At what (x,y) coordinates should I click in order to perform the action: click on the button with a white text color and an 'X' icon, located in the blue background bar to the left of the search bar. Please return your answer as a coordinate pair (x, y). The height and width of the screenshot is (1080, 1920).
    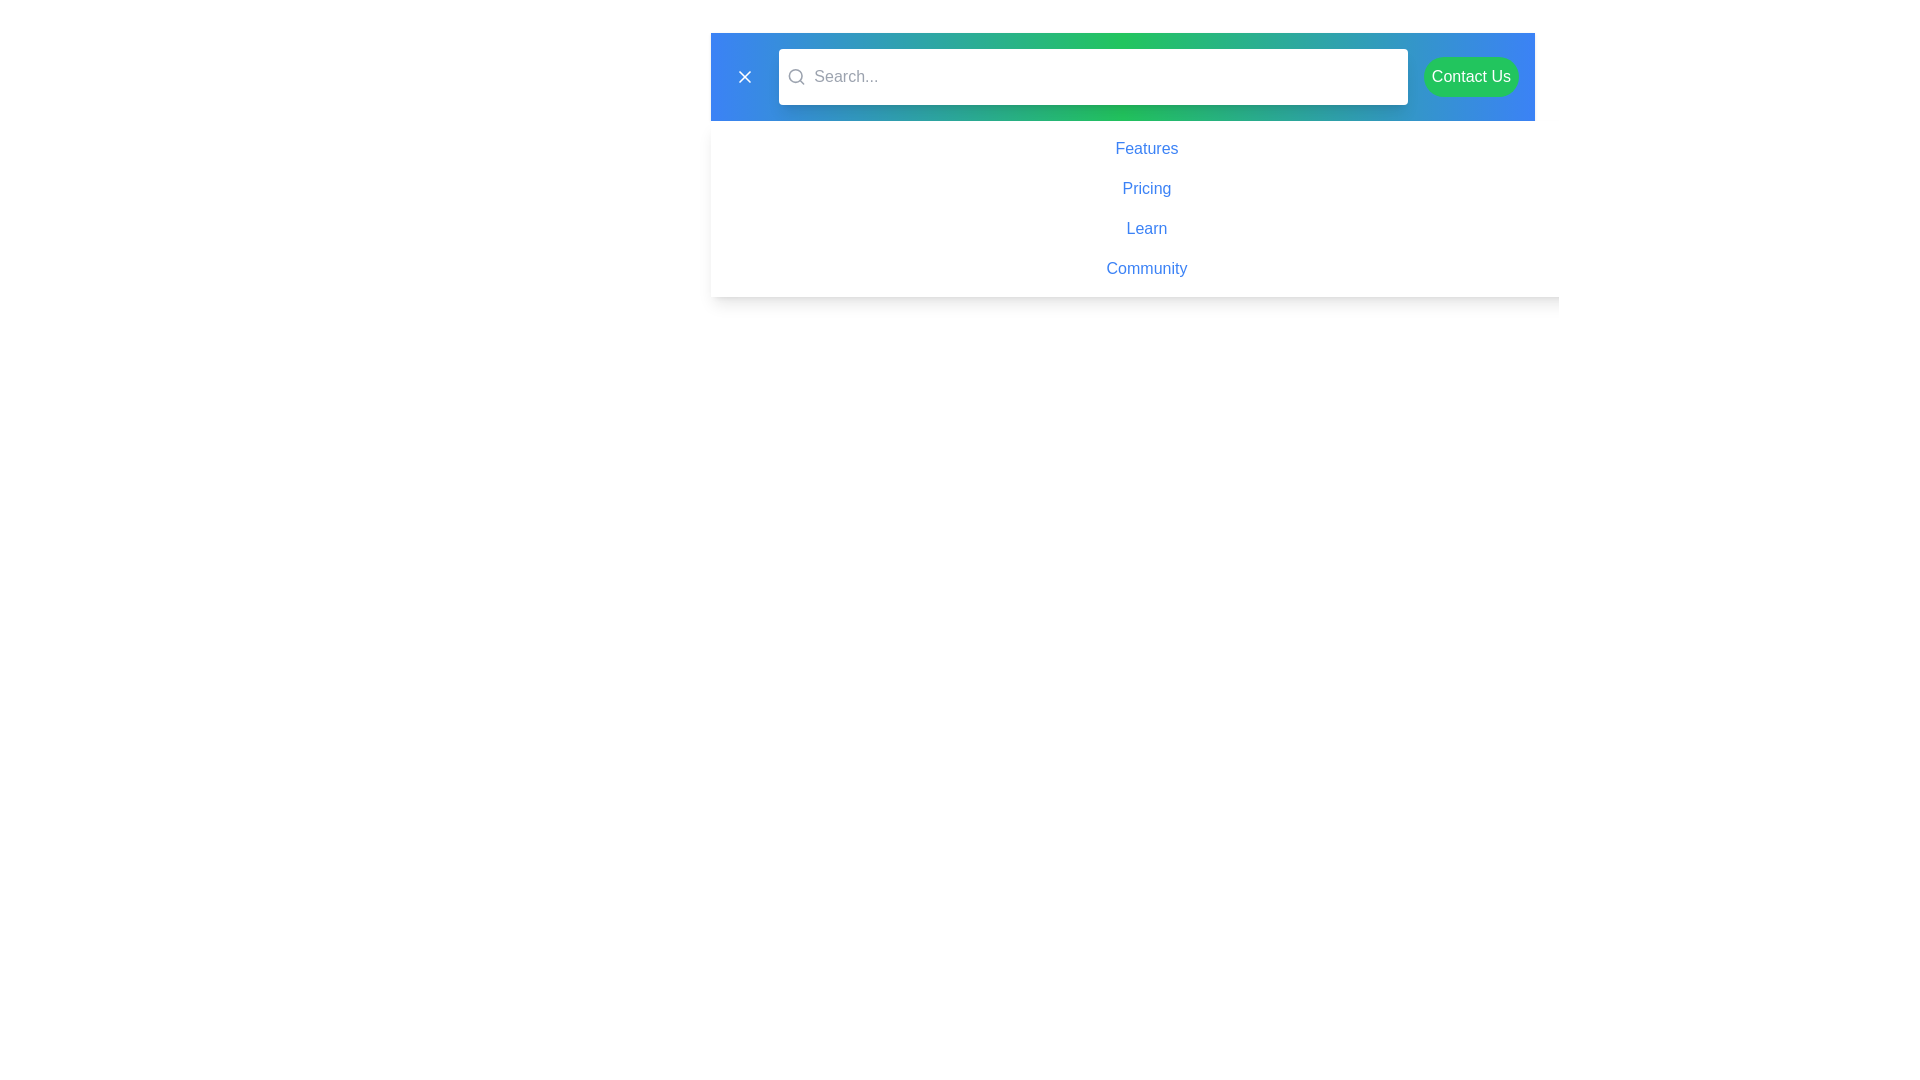
    Looking at the image, I should click on (743, 76).